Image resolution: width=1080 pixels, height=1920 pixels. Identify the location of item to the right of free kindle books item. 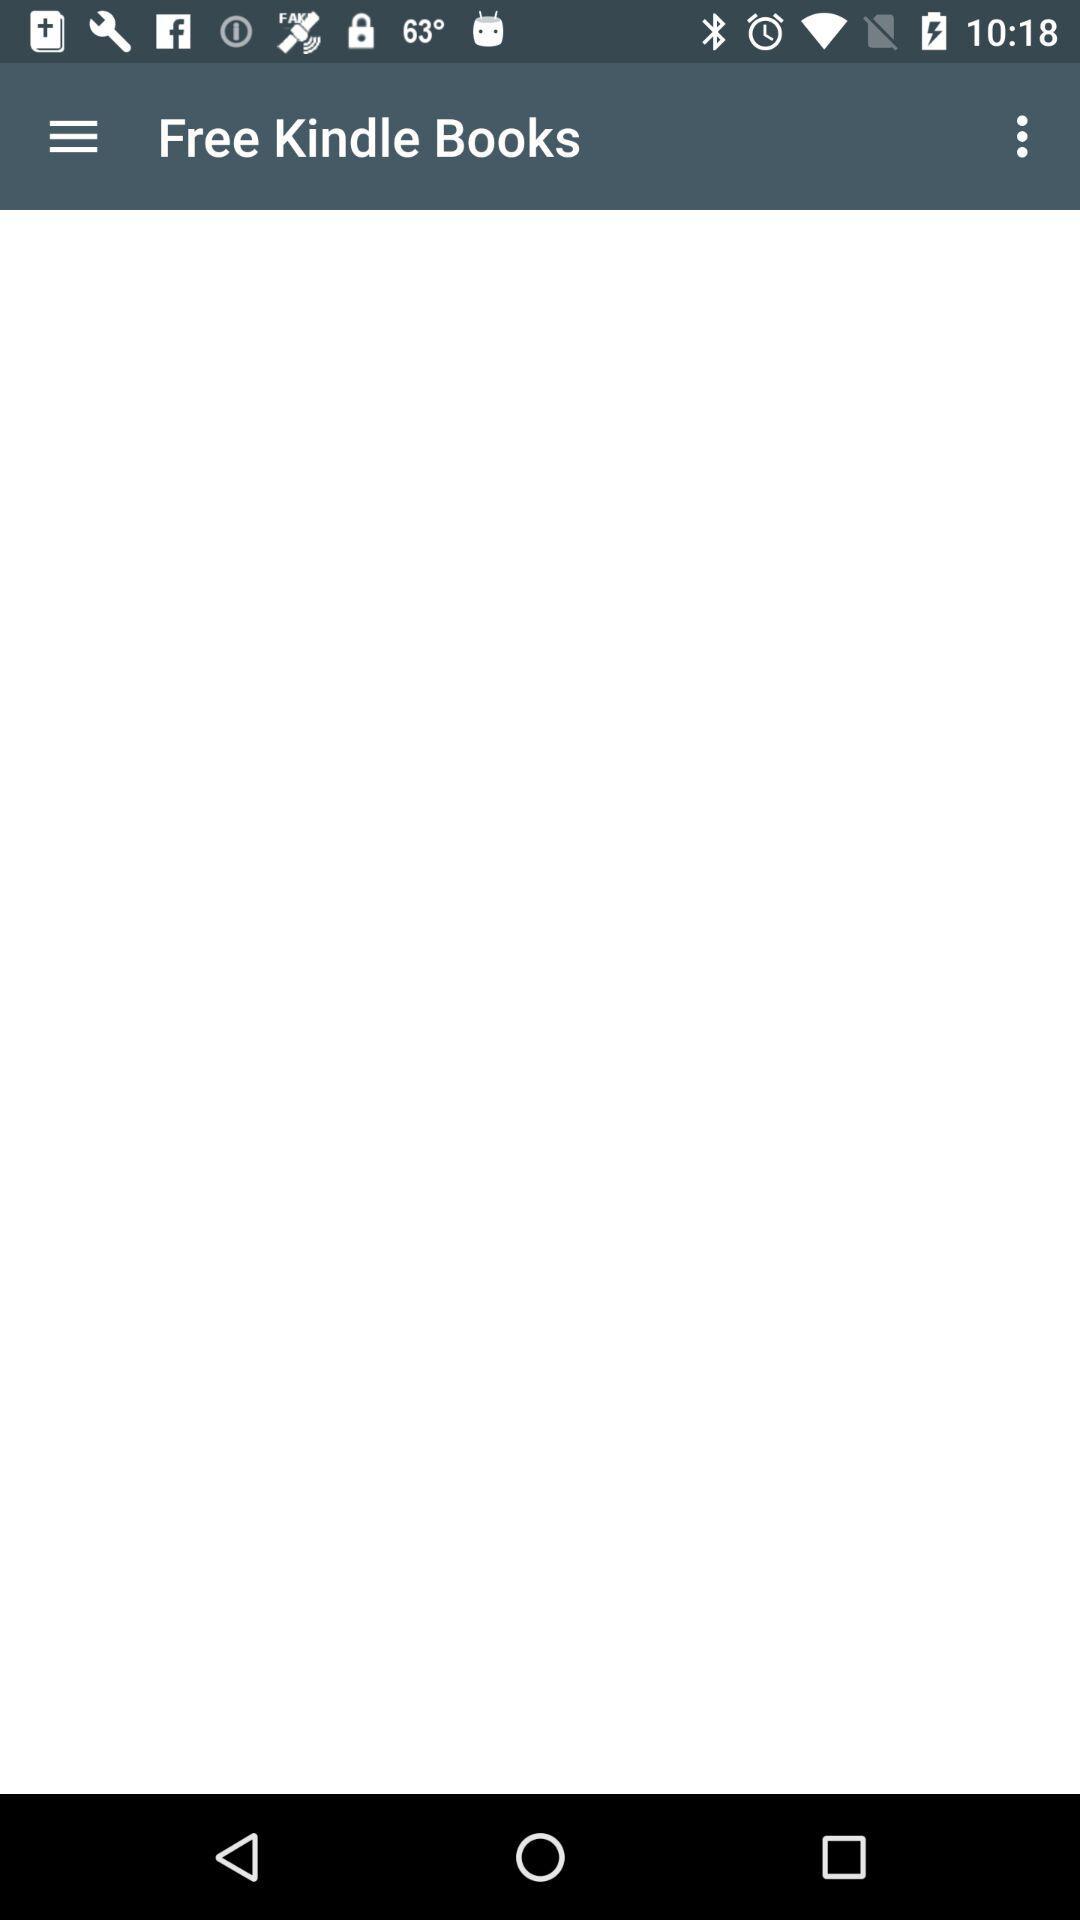
(1027, 135).